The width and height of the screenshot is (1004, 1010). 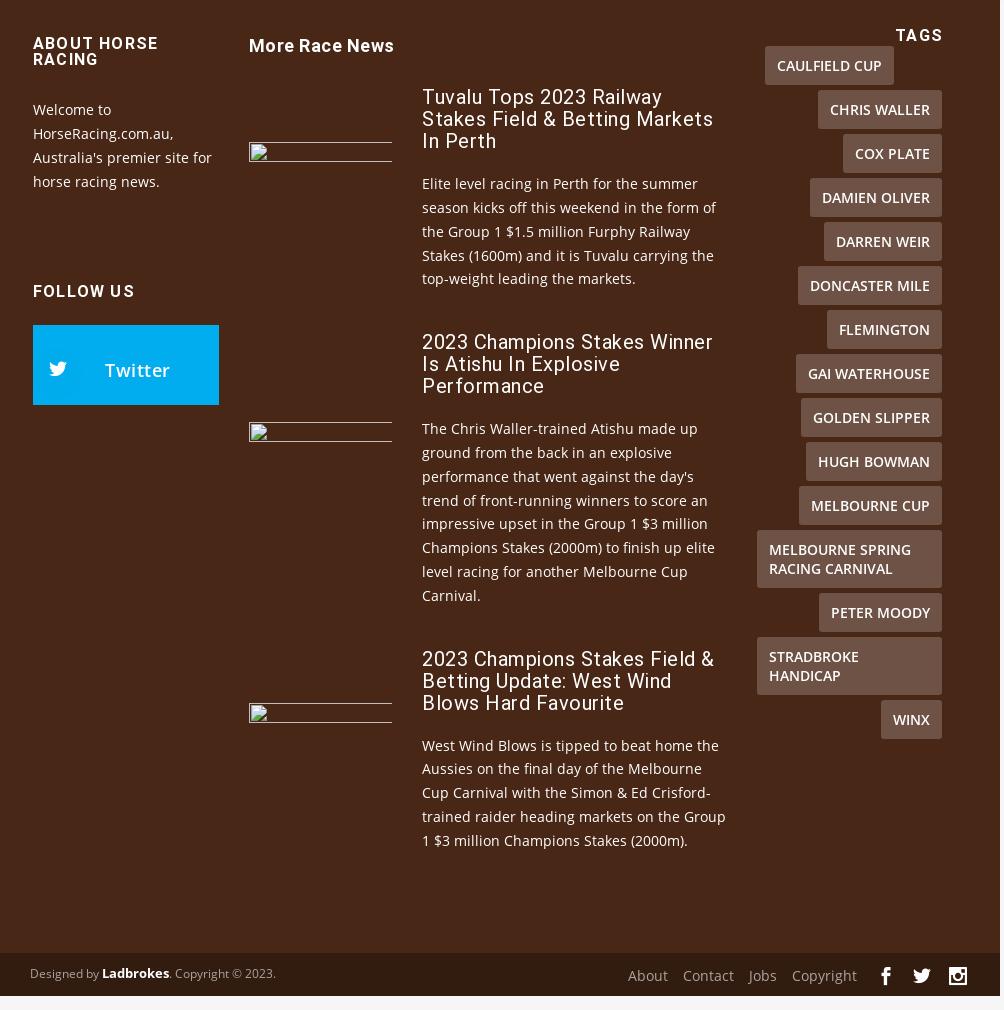 What do you see at coordinates (83, 325) in the screenshot?
I see `'Follow Us'` at bounding box center [83, 325].